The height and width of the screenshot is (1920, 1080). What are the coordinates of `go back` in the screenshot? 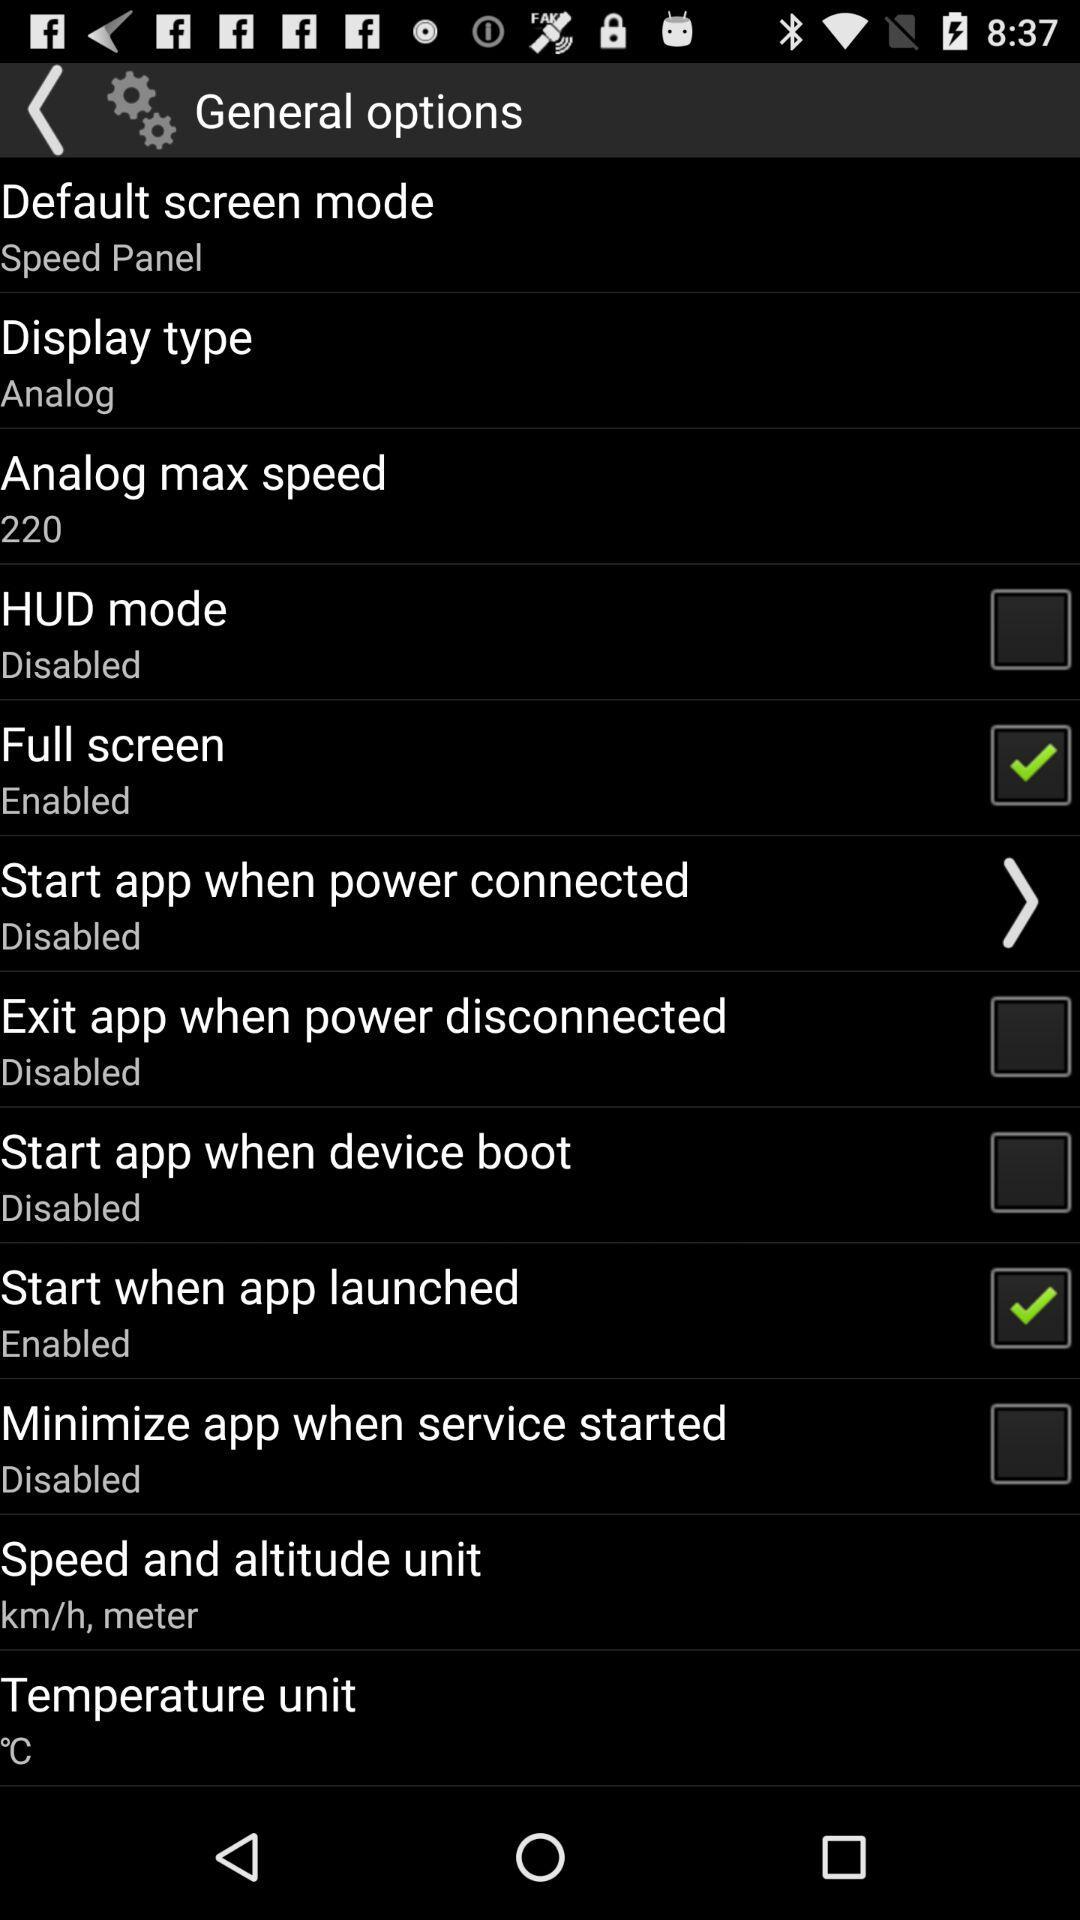 It's located at (46, 109).